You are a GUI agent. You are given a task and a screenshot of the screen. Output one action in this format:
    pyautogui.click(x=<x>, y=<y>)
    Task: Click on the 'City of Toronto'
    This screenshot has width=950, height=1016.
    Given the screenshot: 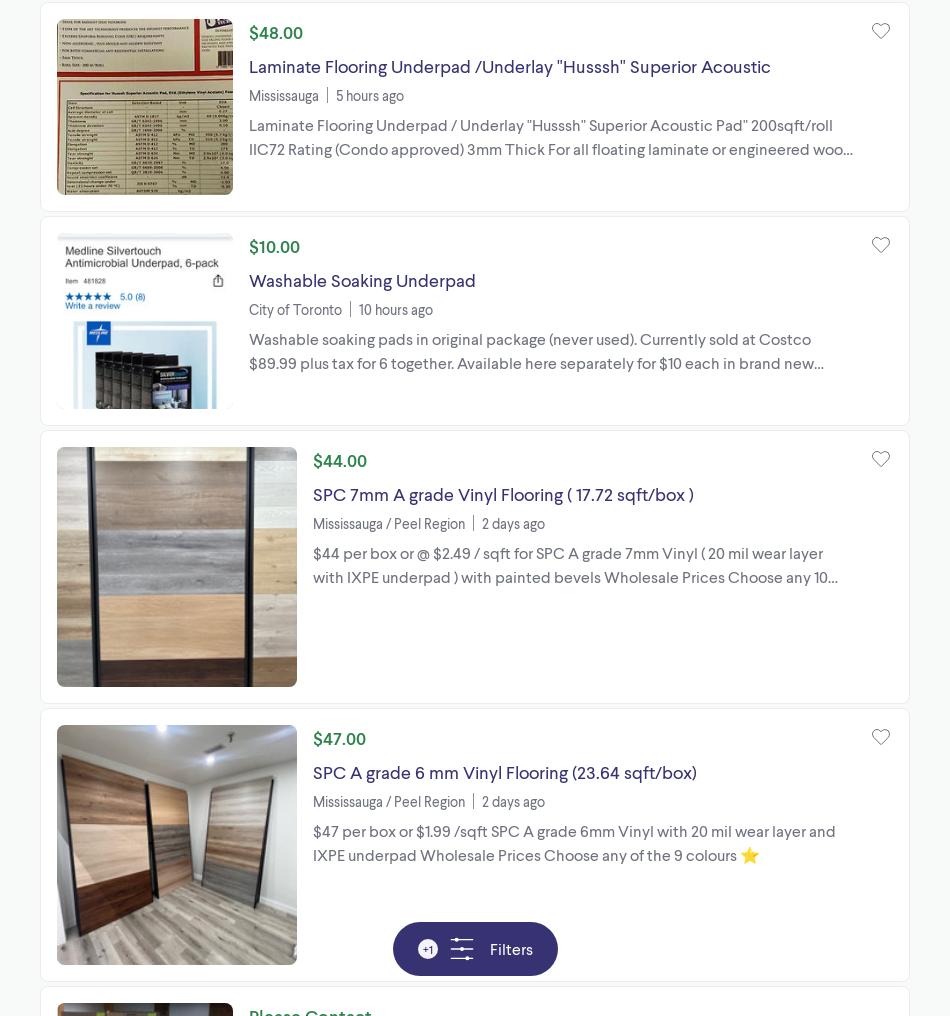 What is the action you would take?
    pyautogui.click(x=294, y=308)
    